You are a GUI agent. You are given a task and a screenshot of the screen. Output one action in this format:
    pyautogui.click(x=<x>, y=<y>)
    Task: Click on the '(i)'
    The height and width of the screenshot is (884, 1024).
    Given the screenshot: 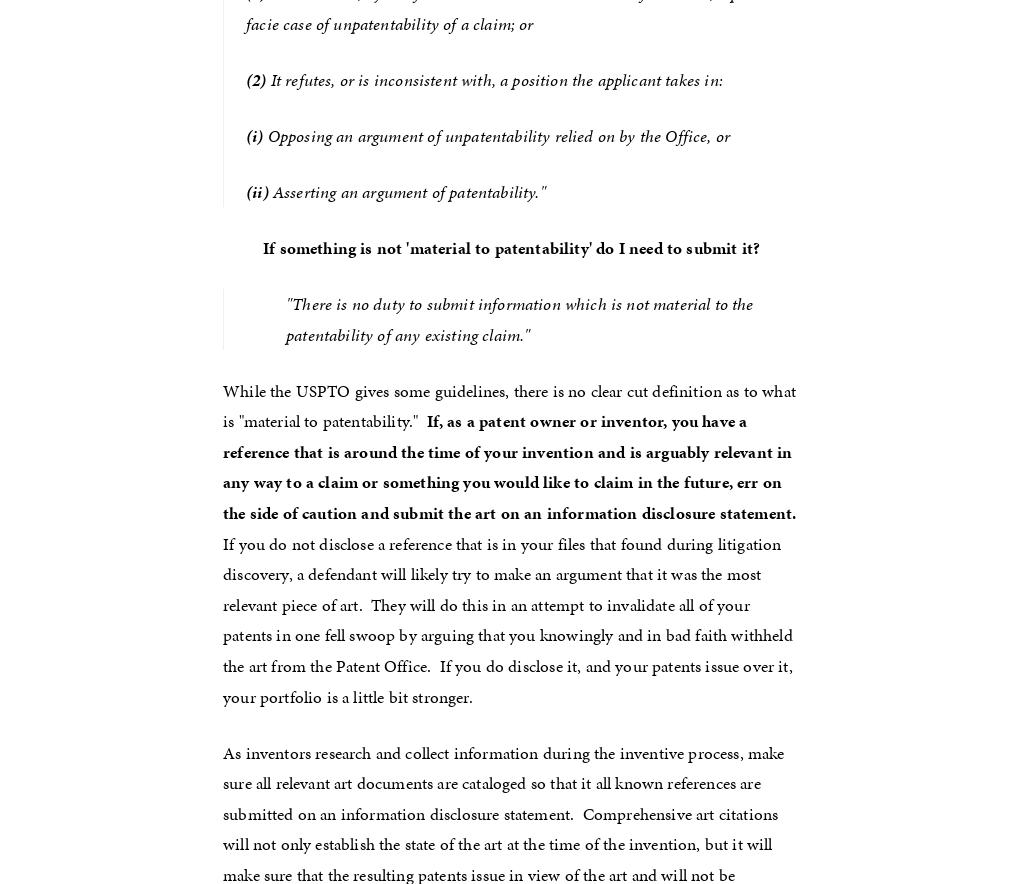 What is the action you would take?
    pyautogui.click(x=253, y=133)
    